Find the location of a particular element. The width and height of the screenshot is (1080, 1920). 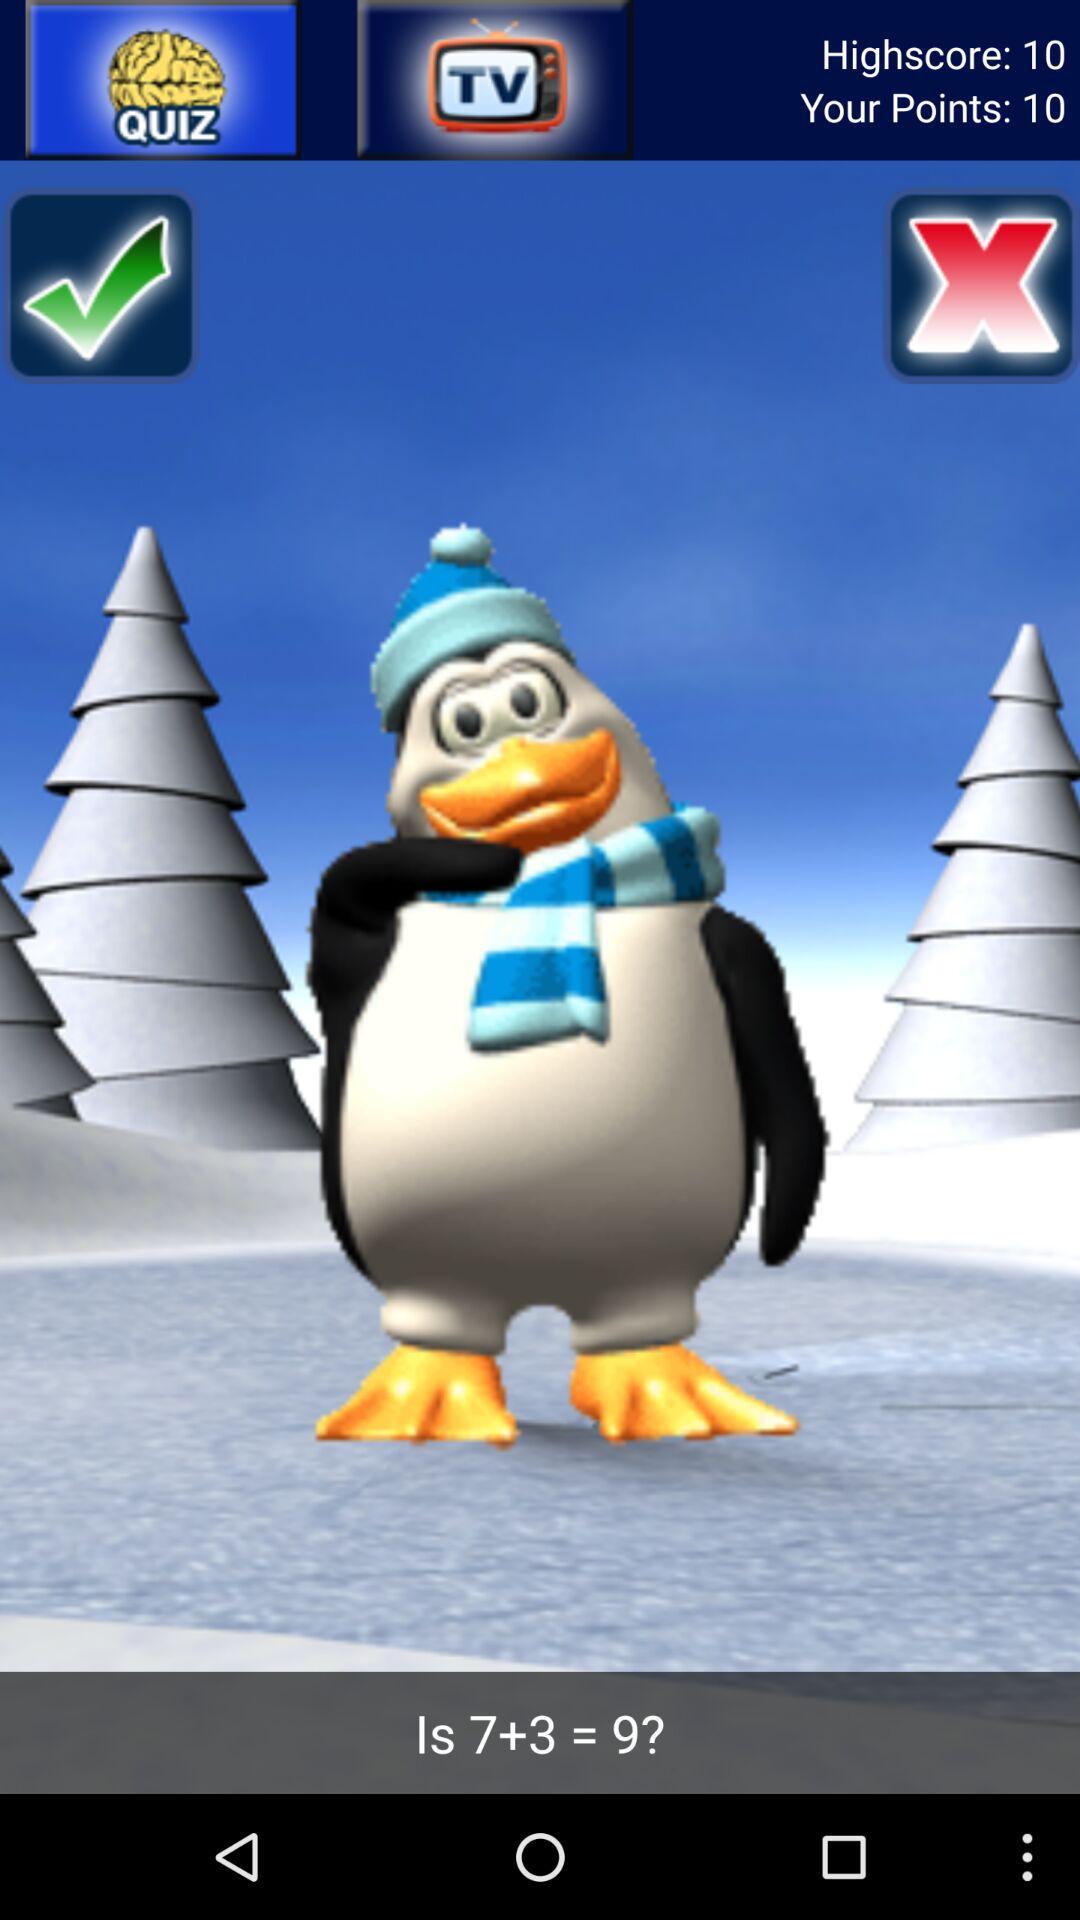

to select tv option is located at coordinates (493, 80).